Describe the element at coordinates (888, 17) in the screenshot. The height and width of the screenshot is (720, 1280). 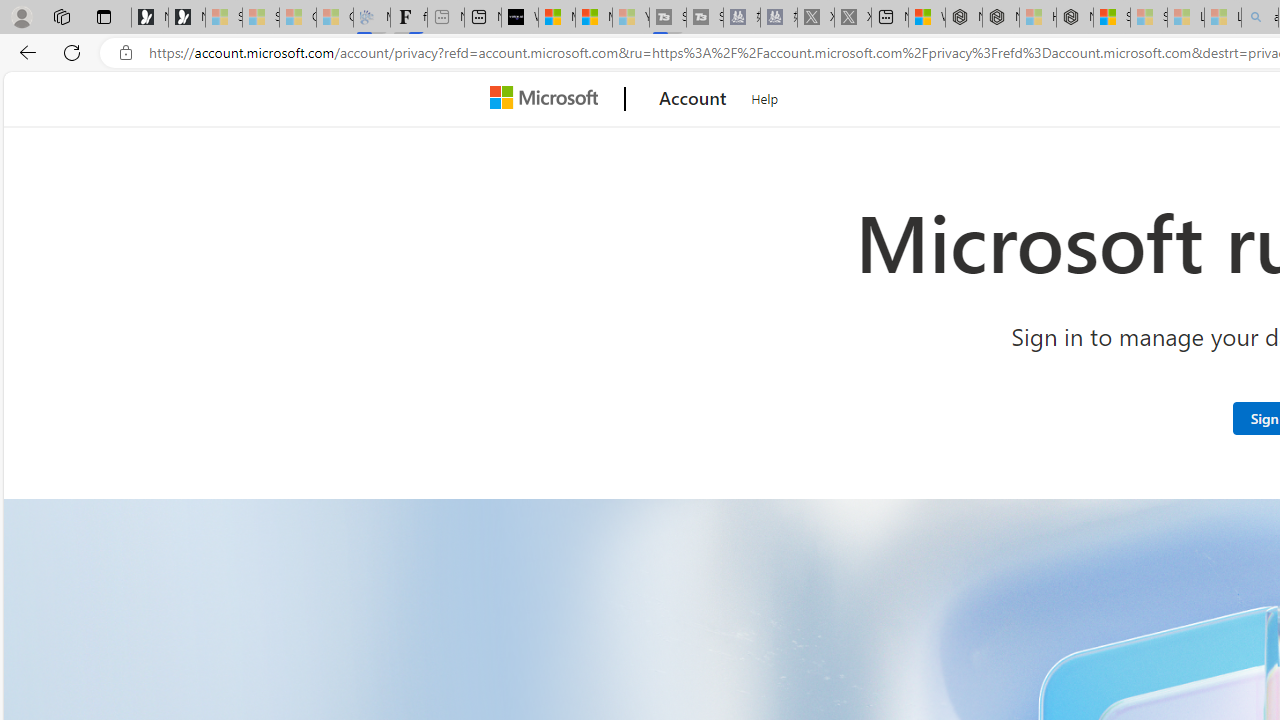
I see `'New tab'` at that location.